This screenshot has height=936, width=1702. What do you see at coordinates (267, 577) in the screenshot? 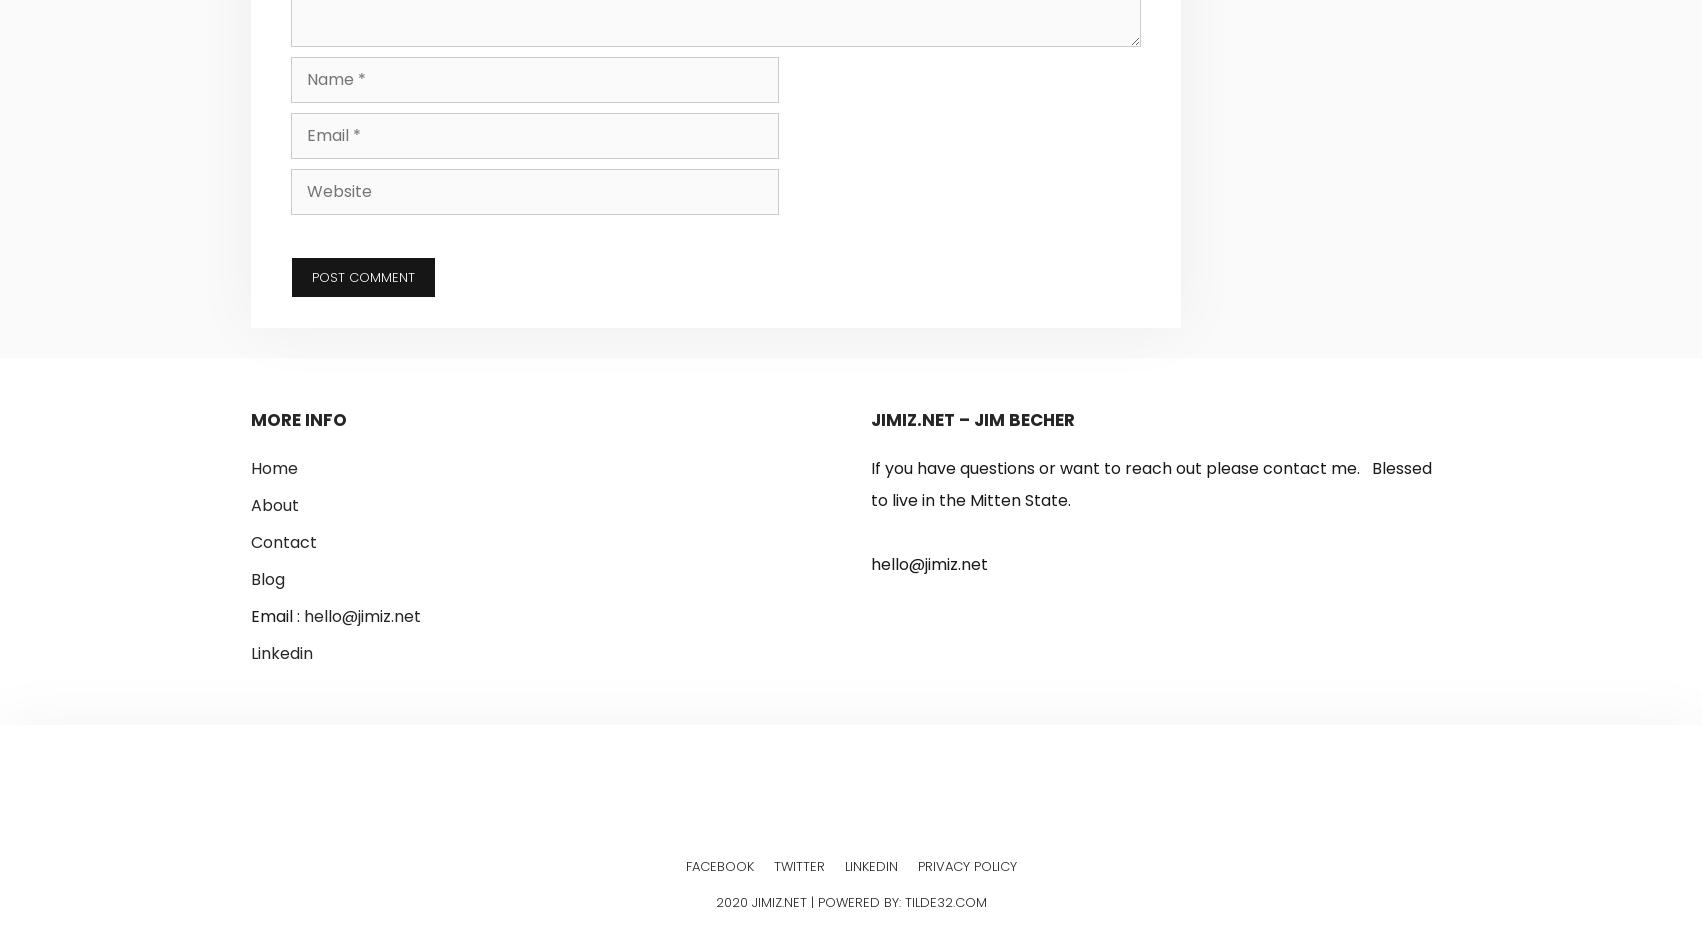
I see `'Blog'` at bounding box center [267, 577].